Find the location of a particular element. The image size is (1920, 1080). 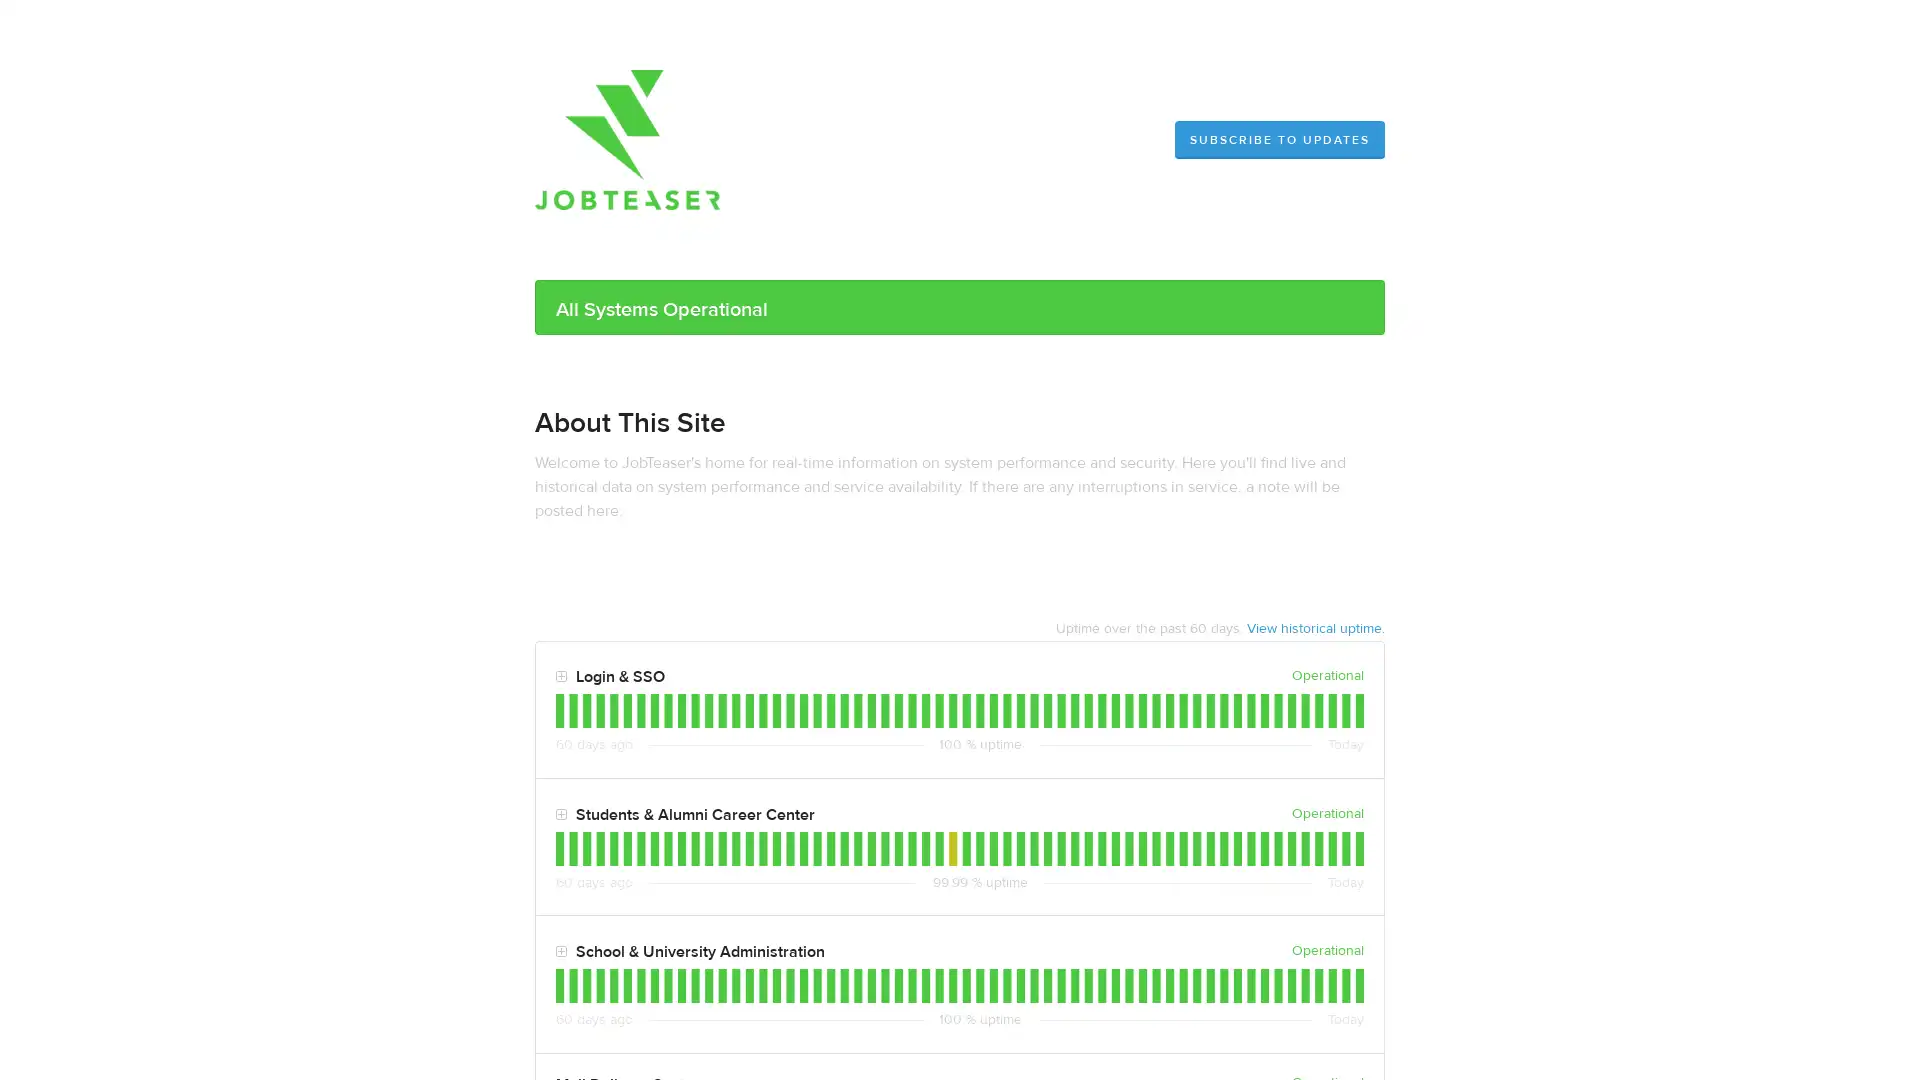

Toggle Login & SSO is located at coordinates (560, 676).